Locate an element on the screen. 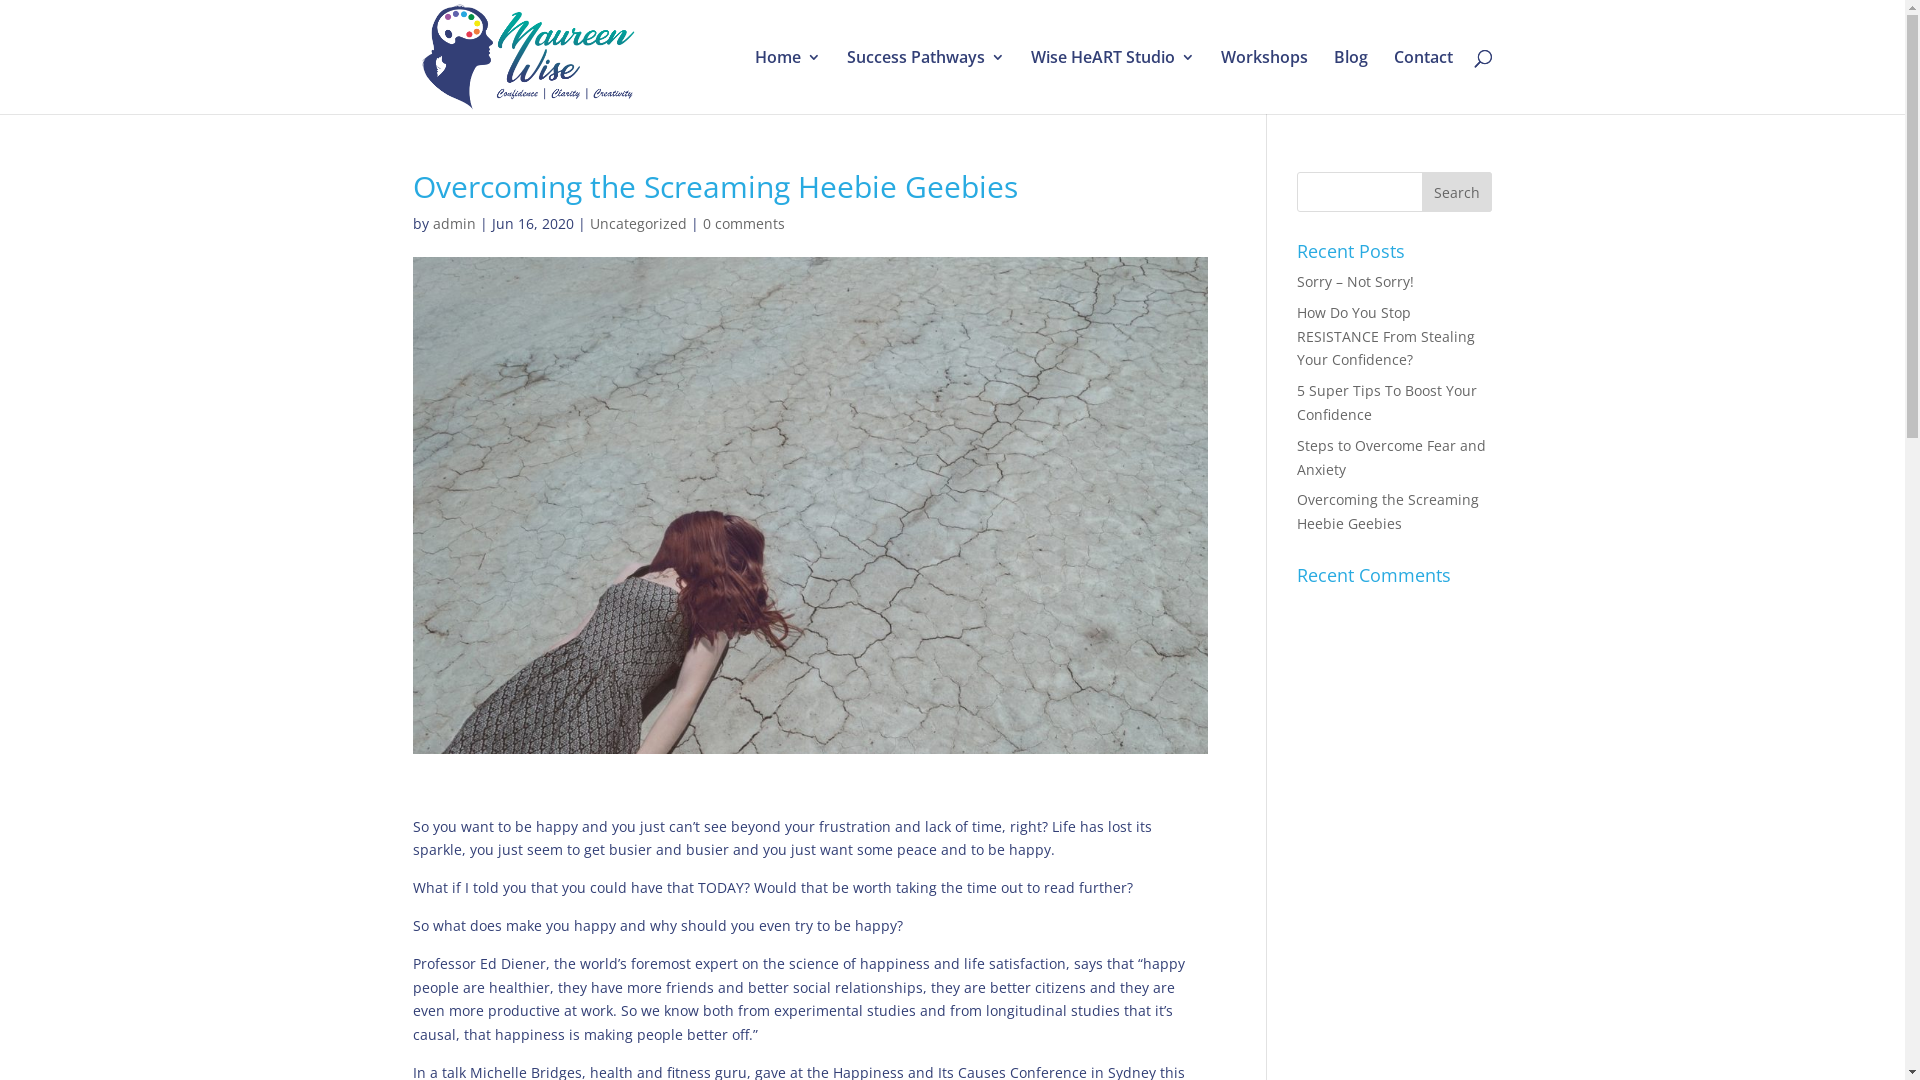  'Workshops' is located at coordinates (1218, 80).